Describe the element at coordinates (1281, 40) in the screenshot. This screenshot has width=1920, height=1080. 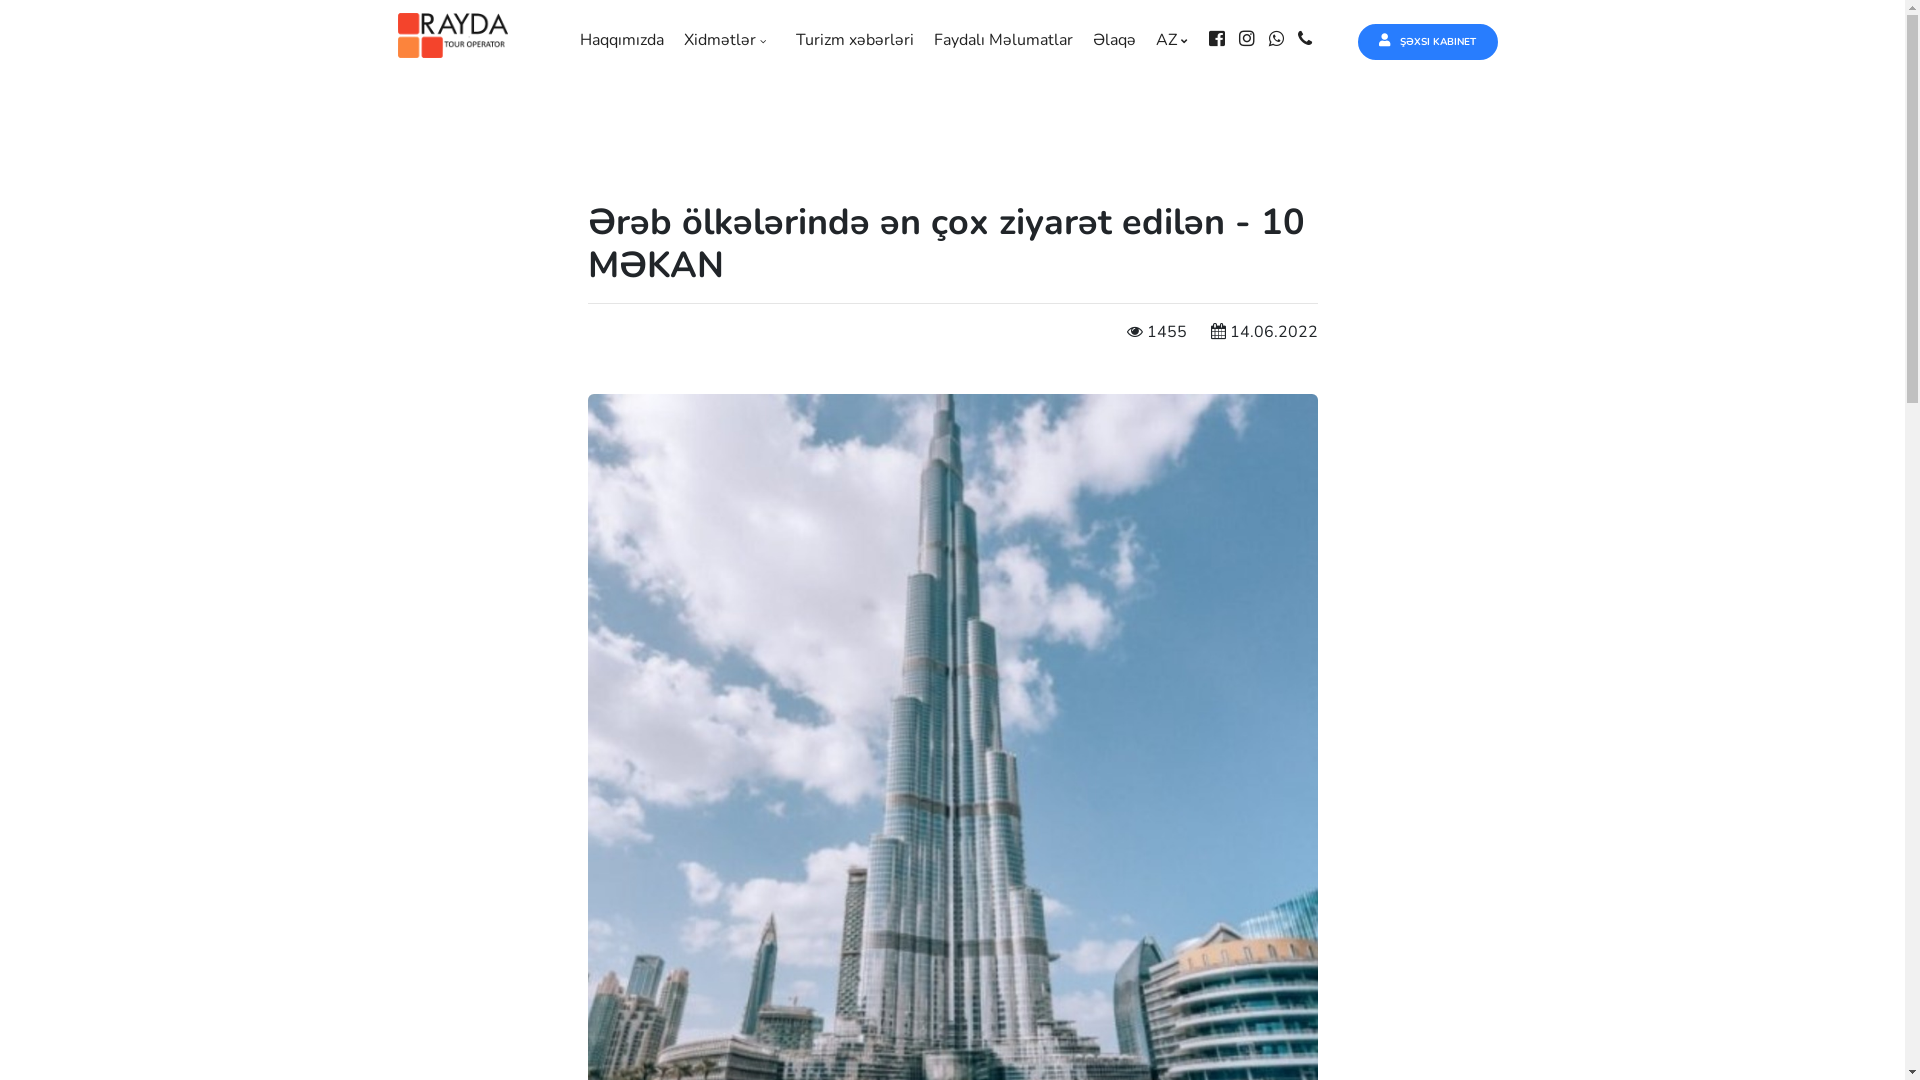
I see `'Whatsapp'` at that location.